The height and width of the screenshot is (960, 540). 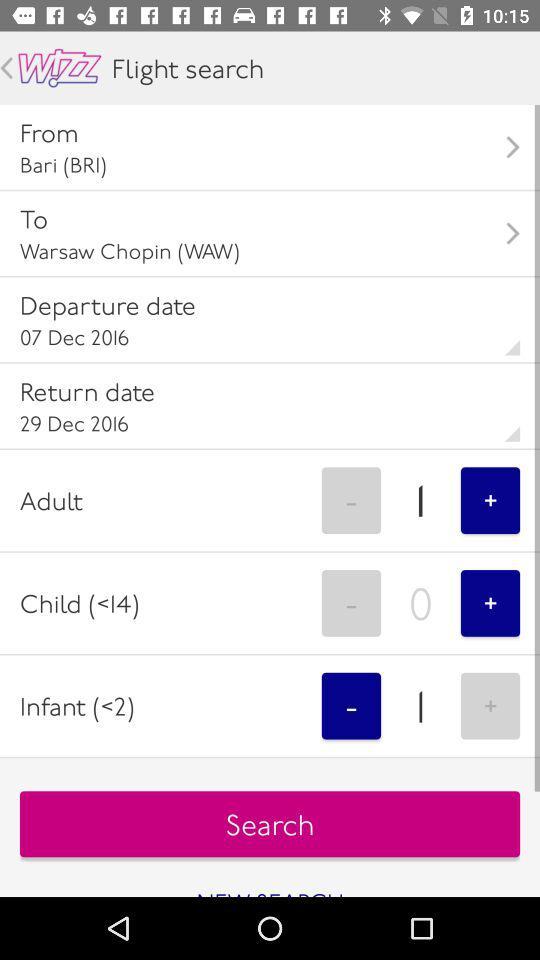 What do you see at coordinates (59, 68) in the screenshot?
I see `home page` at bounding box center [59, 68].